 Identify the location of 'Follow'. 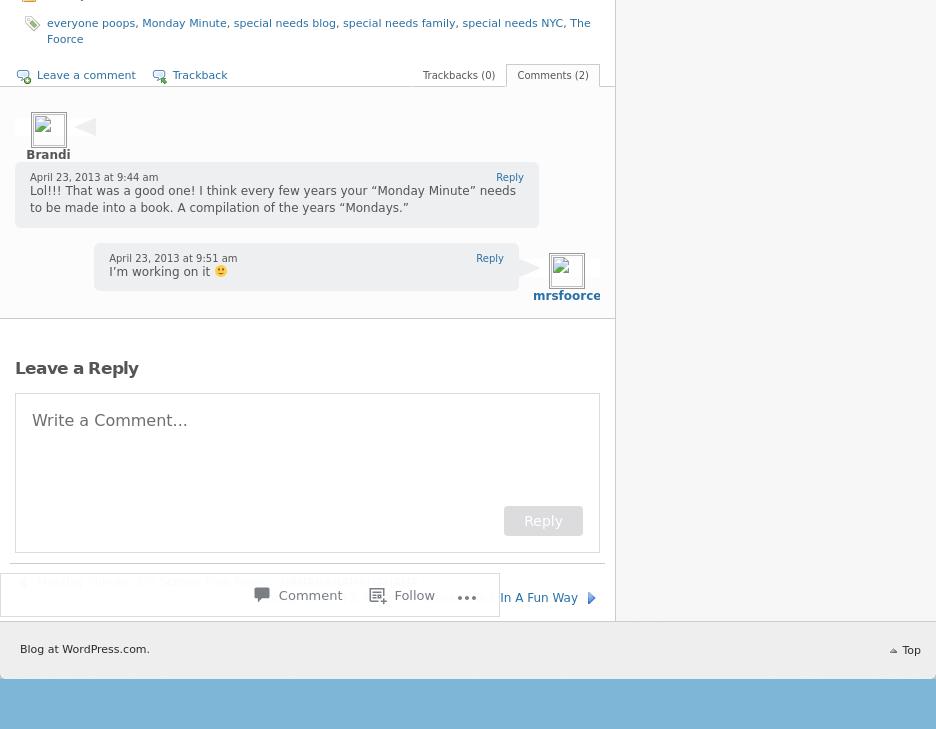
(413, 520).